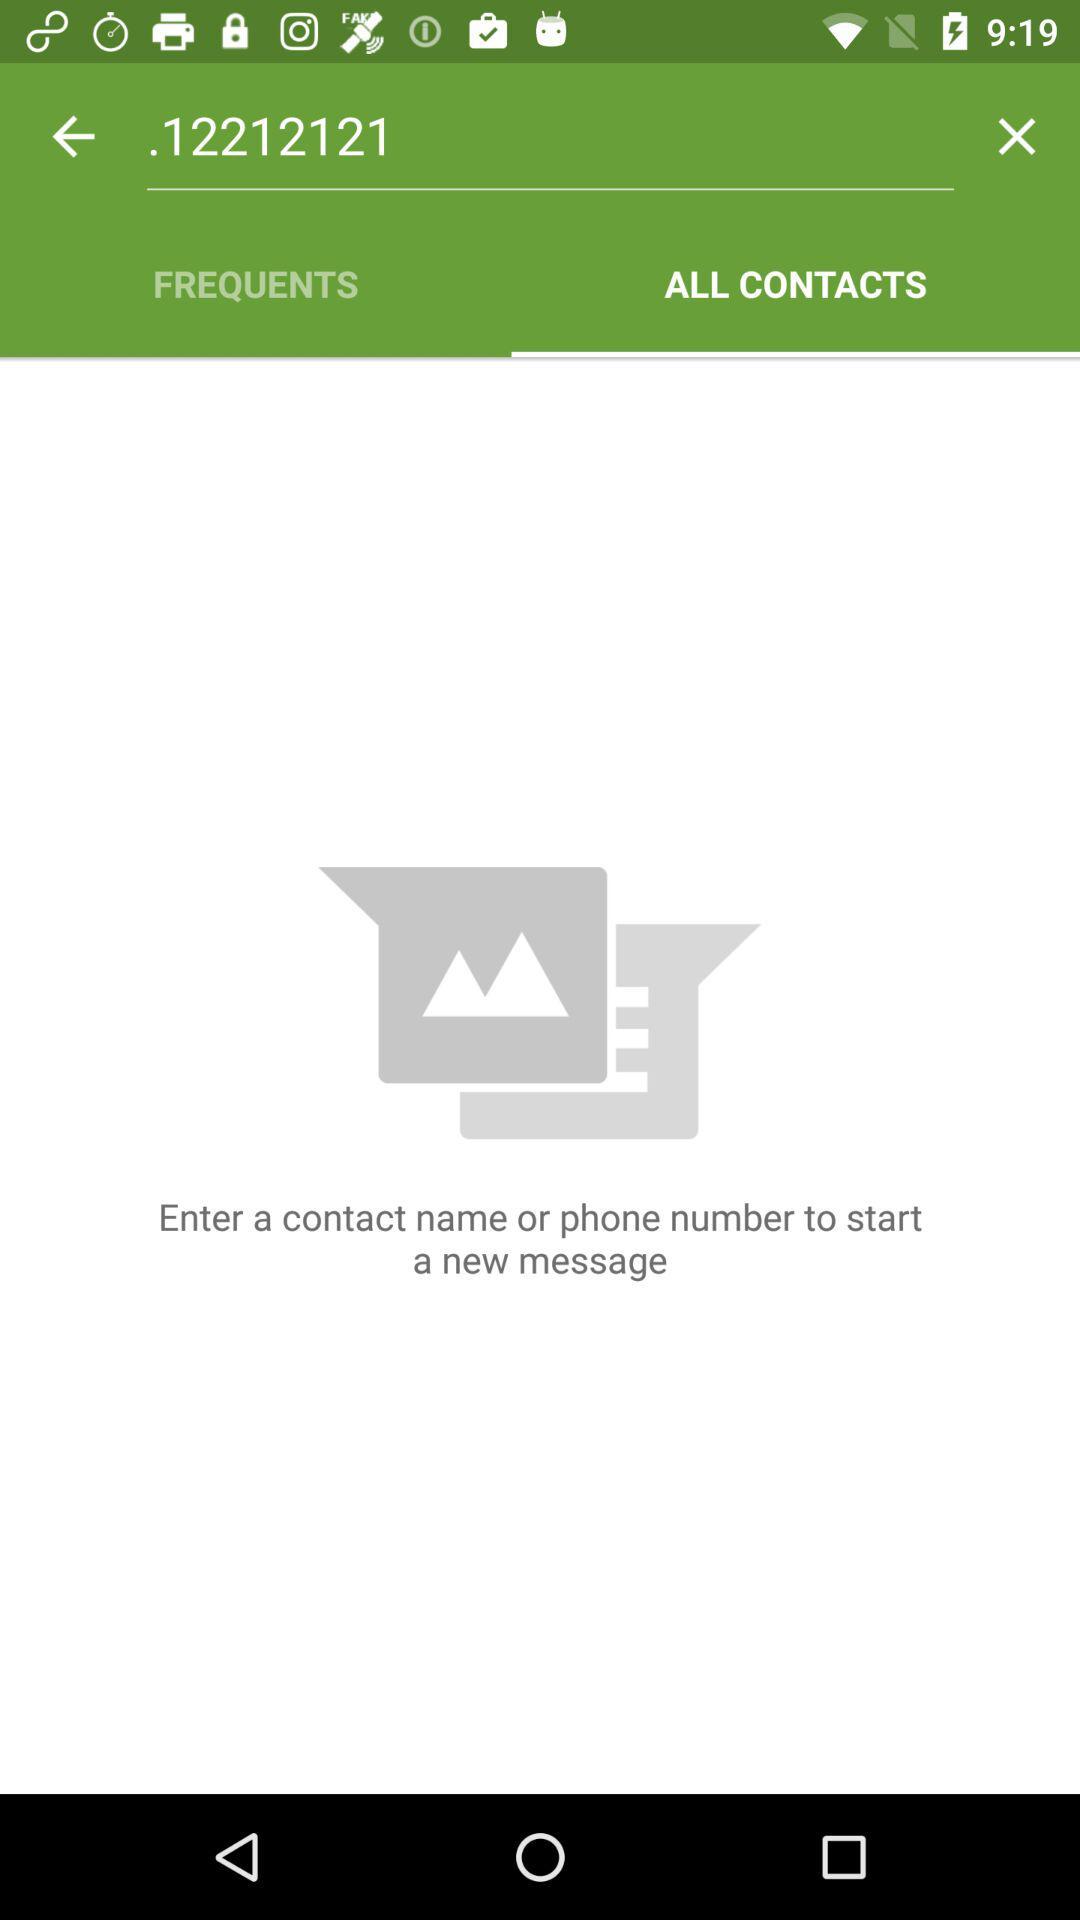 The image size is (1080, 1920). I want to click on the icon to the right of .12212121, so click(1017, 135).